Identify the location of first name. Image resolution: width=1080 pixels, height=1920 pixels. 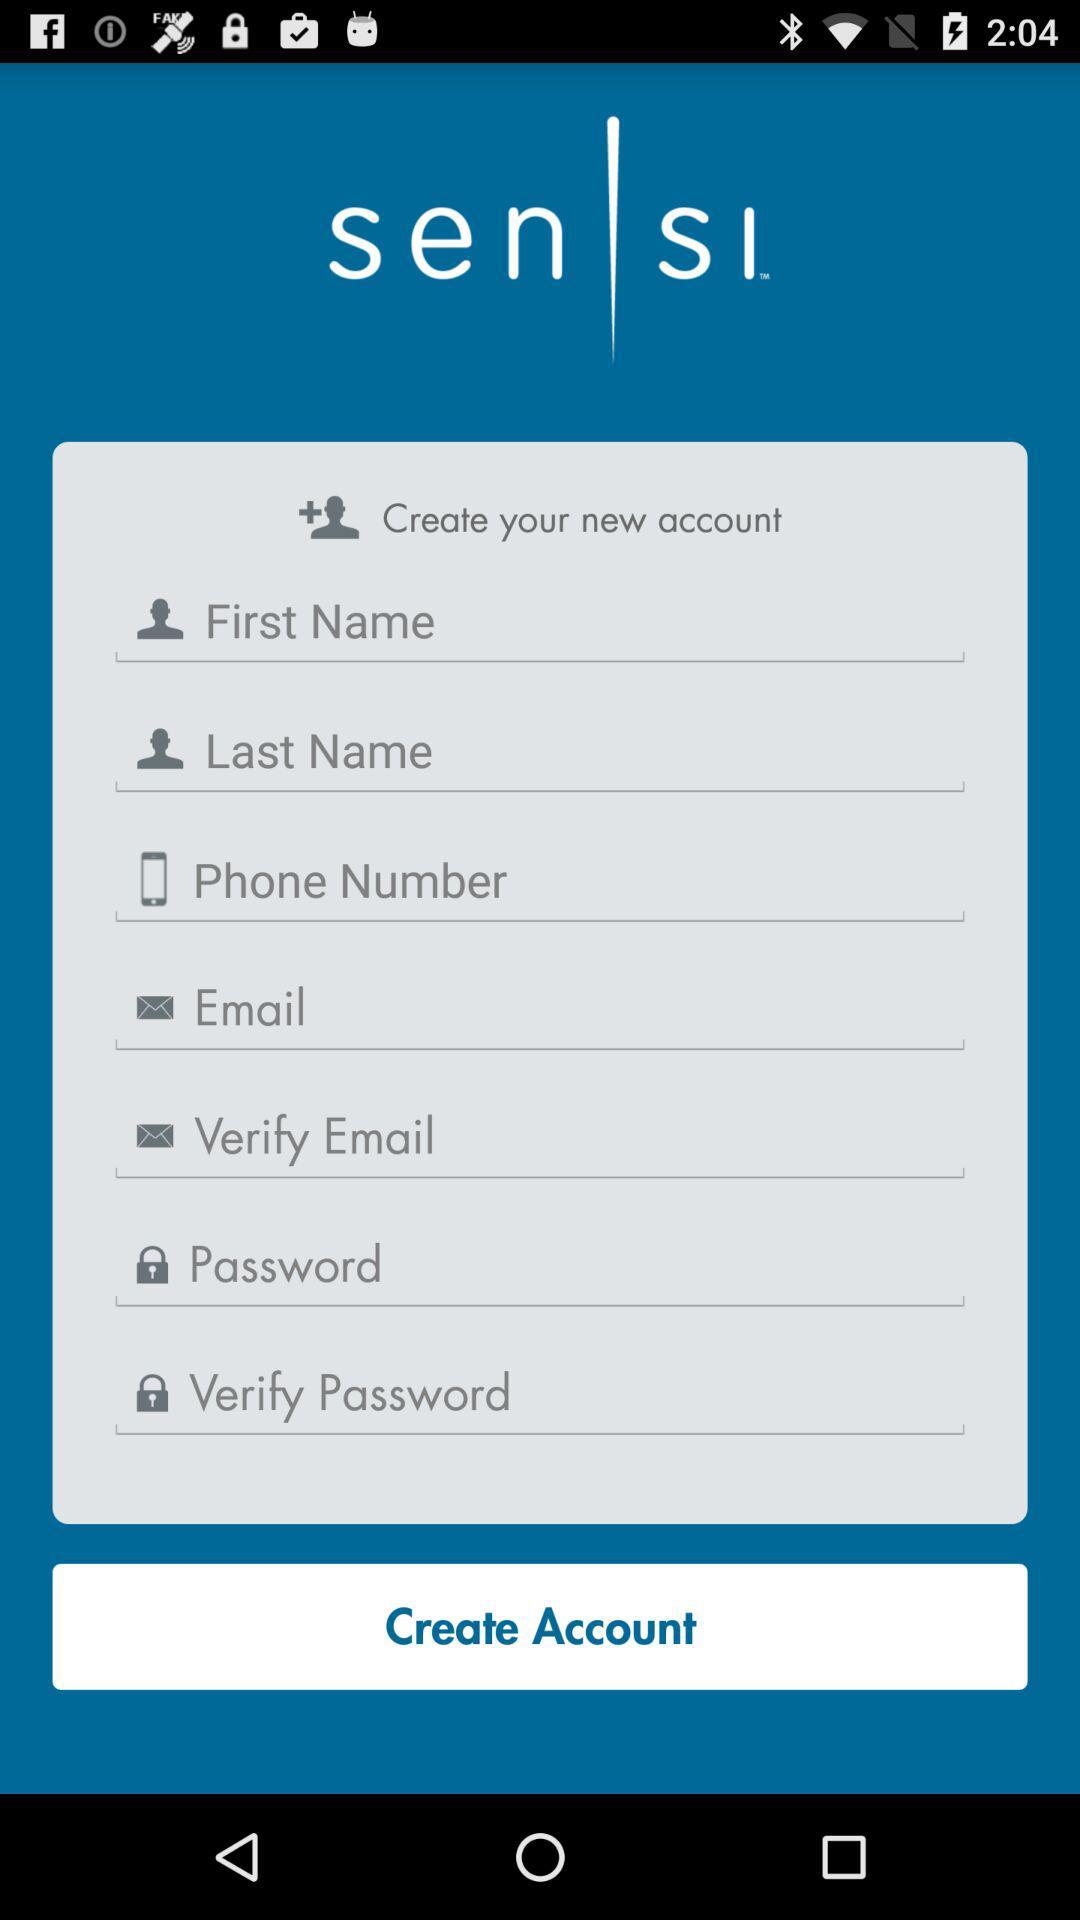
(540, 619).